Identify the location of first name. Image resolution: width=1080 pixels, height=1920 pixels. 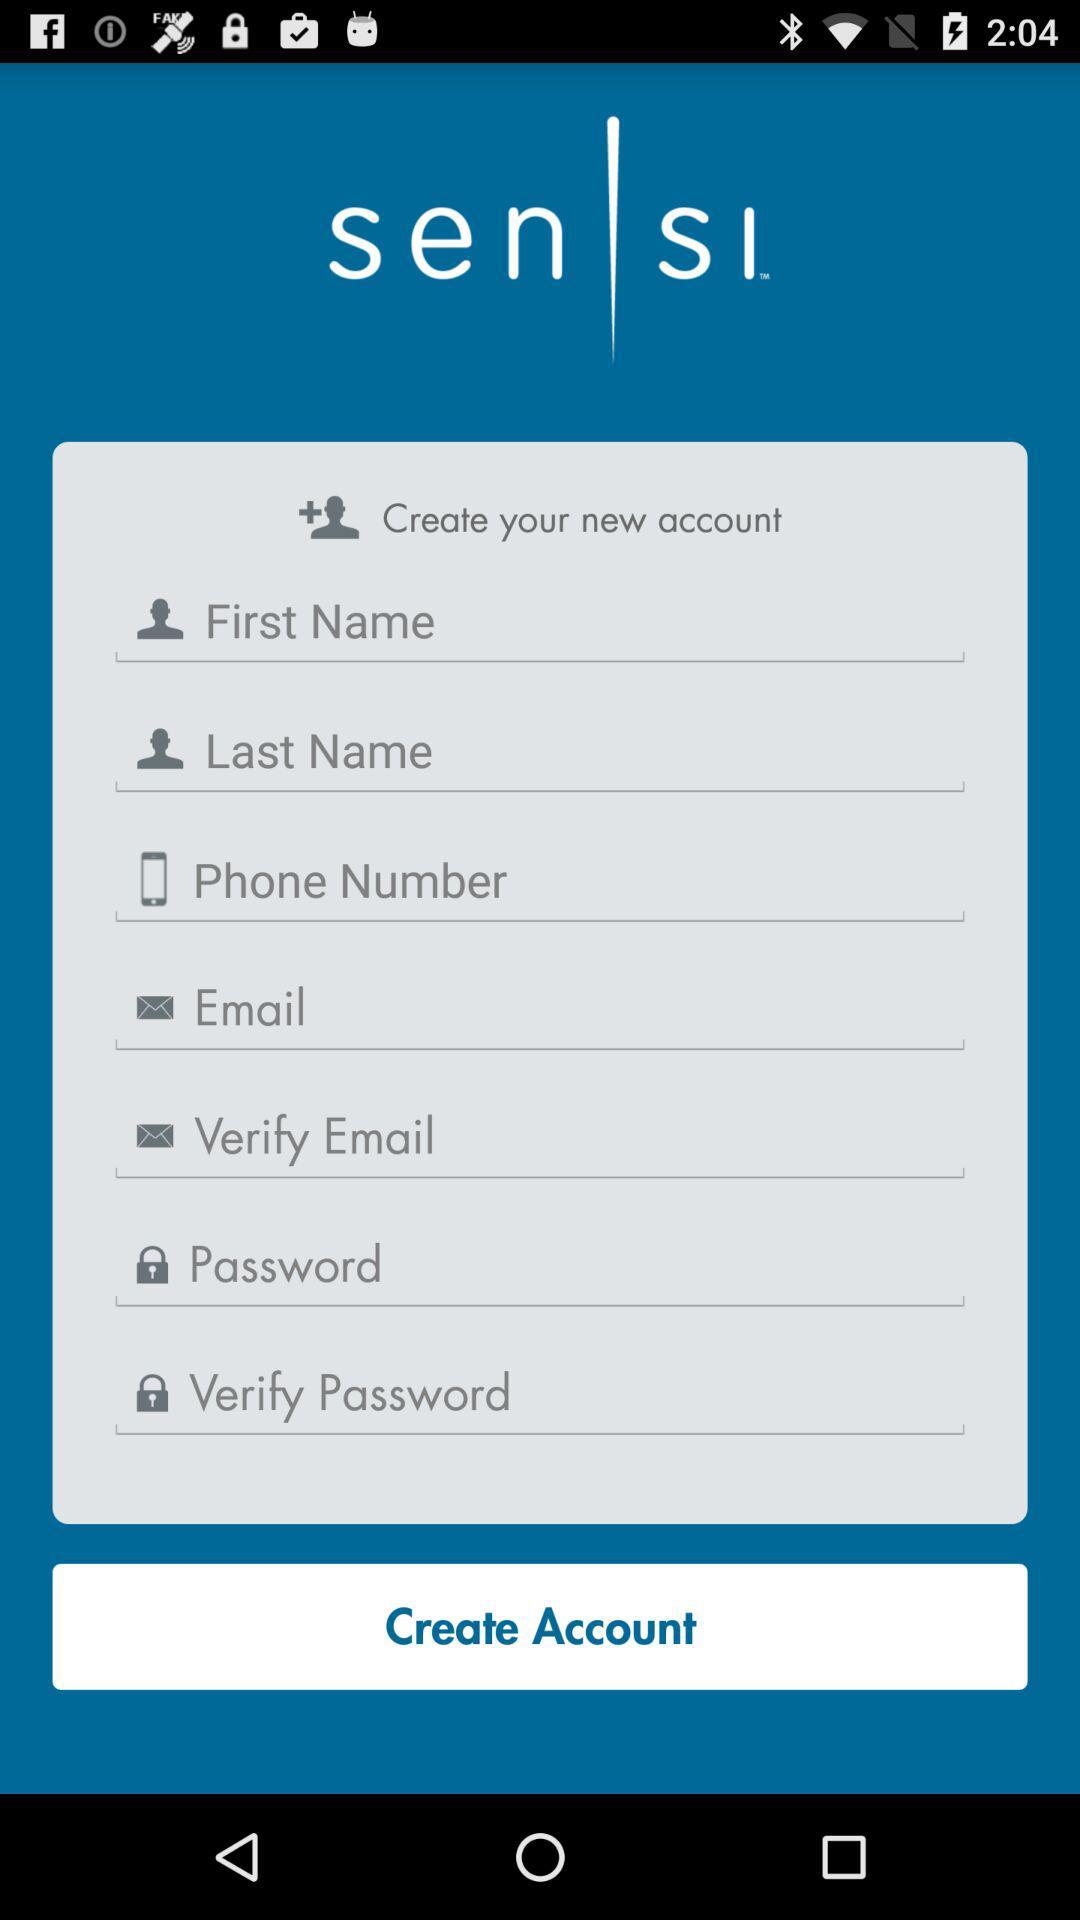
(540, 619).